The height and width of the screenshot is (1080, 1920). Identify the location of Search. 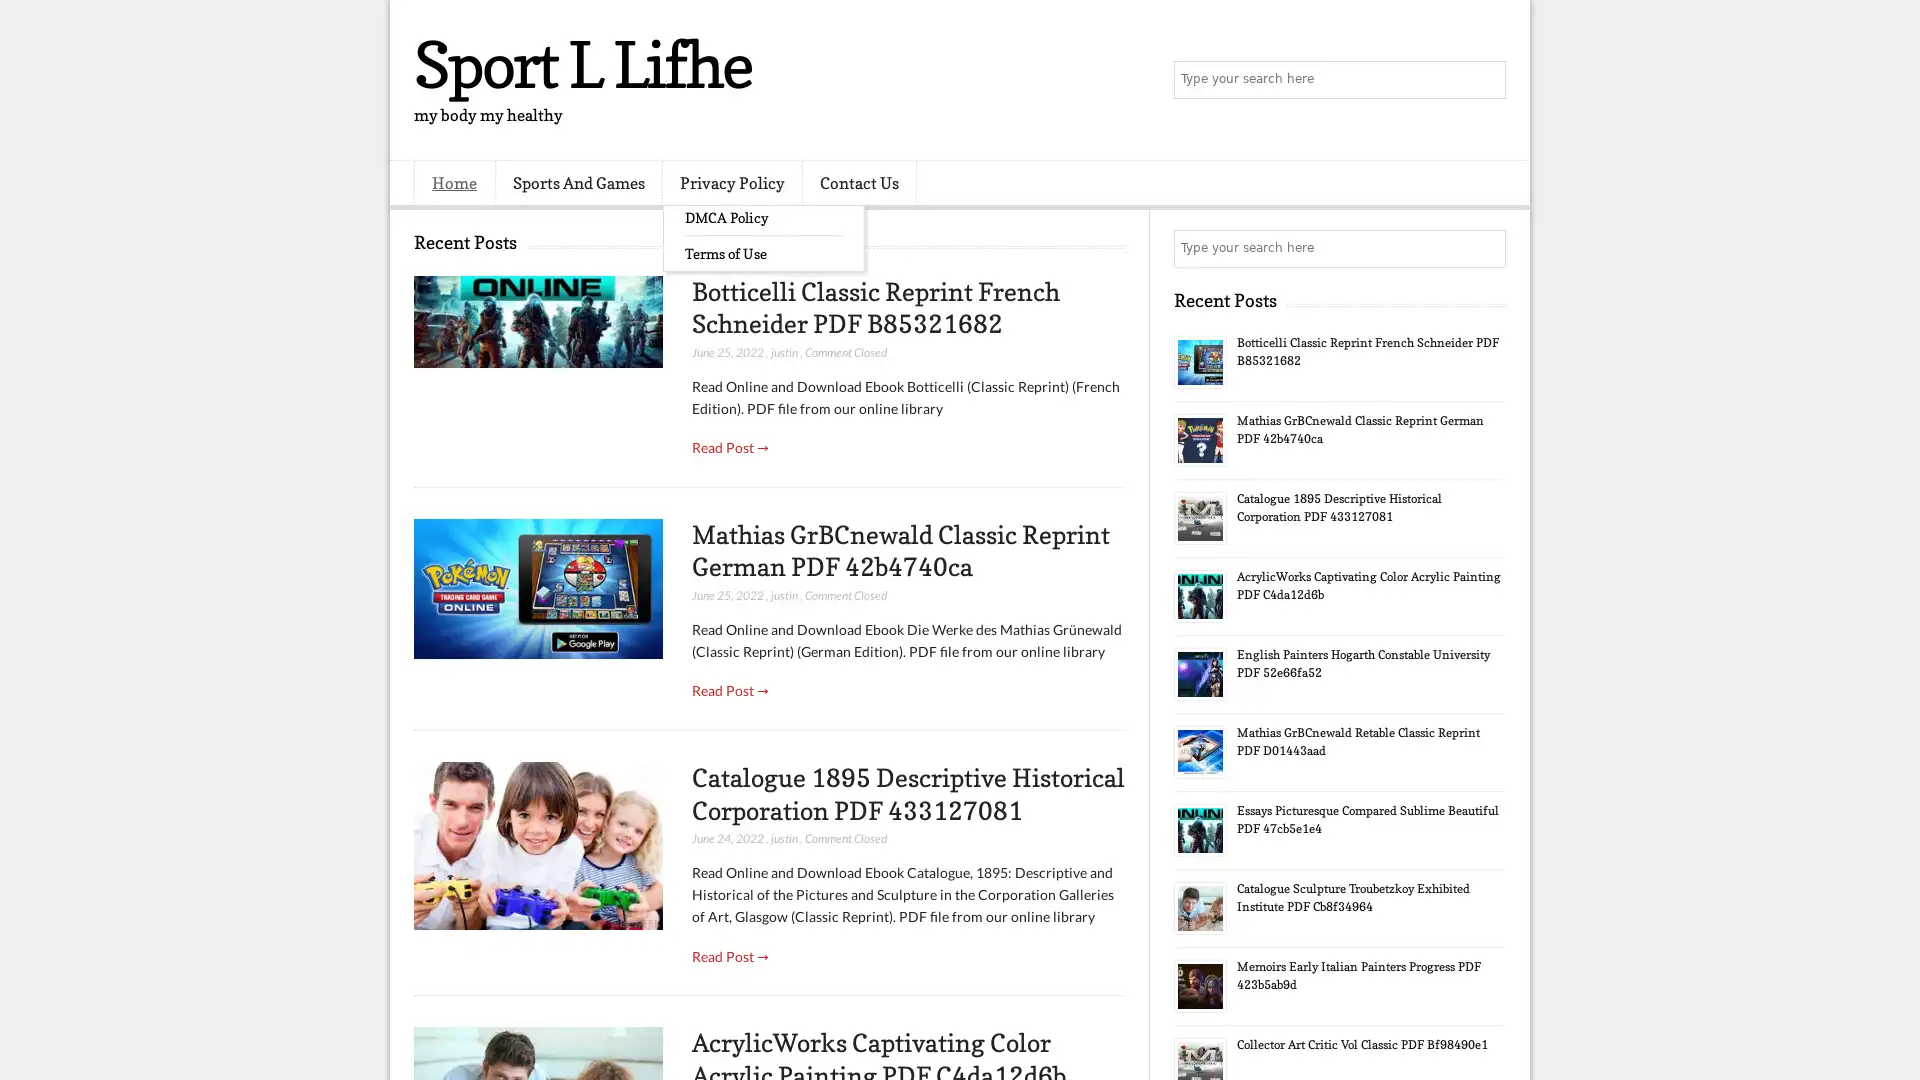
(1485, 80).